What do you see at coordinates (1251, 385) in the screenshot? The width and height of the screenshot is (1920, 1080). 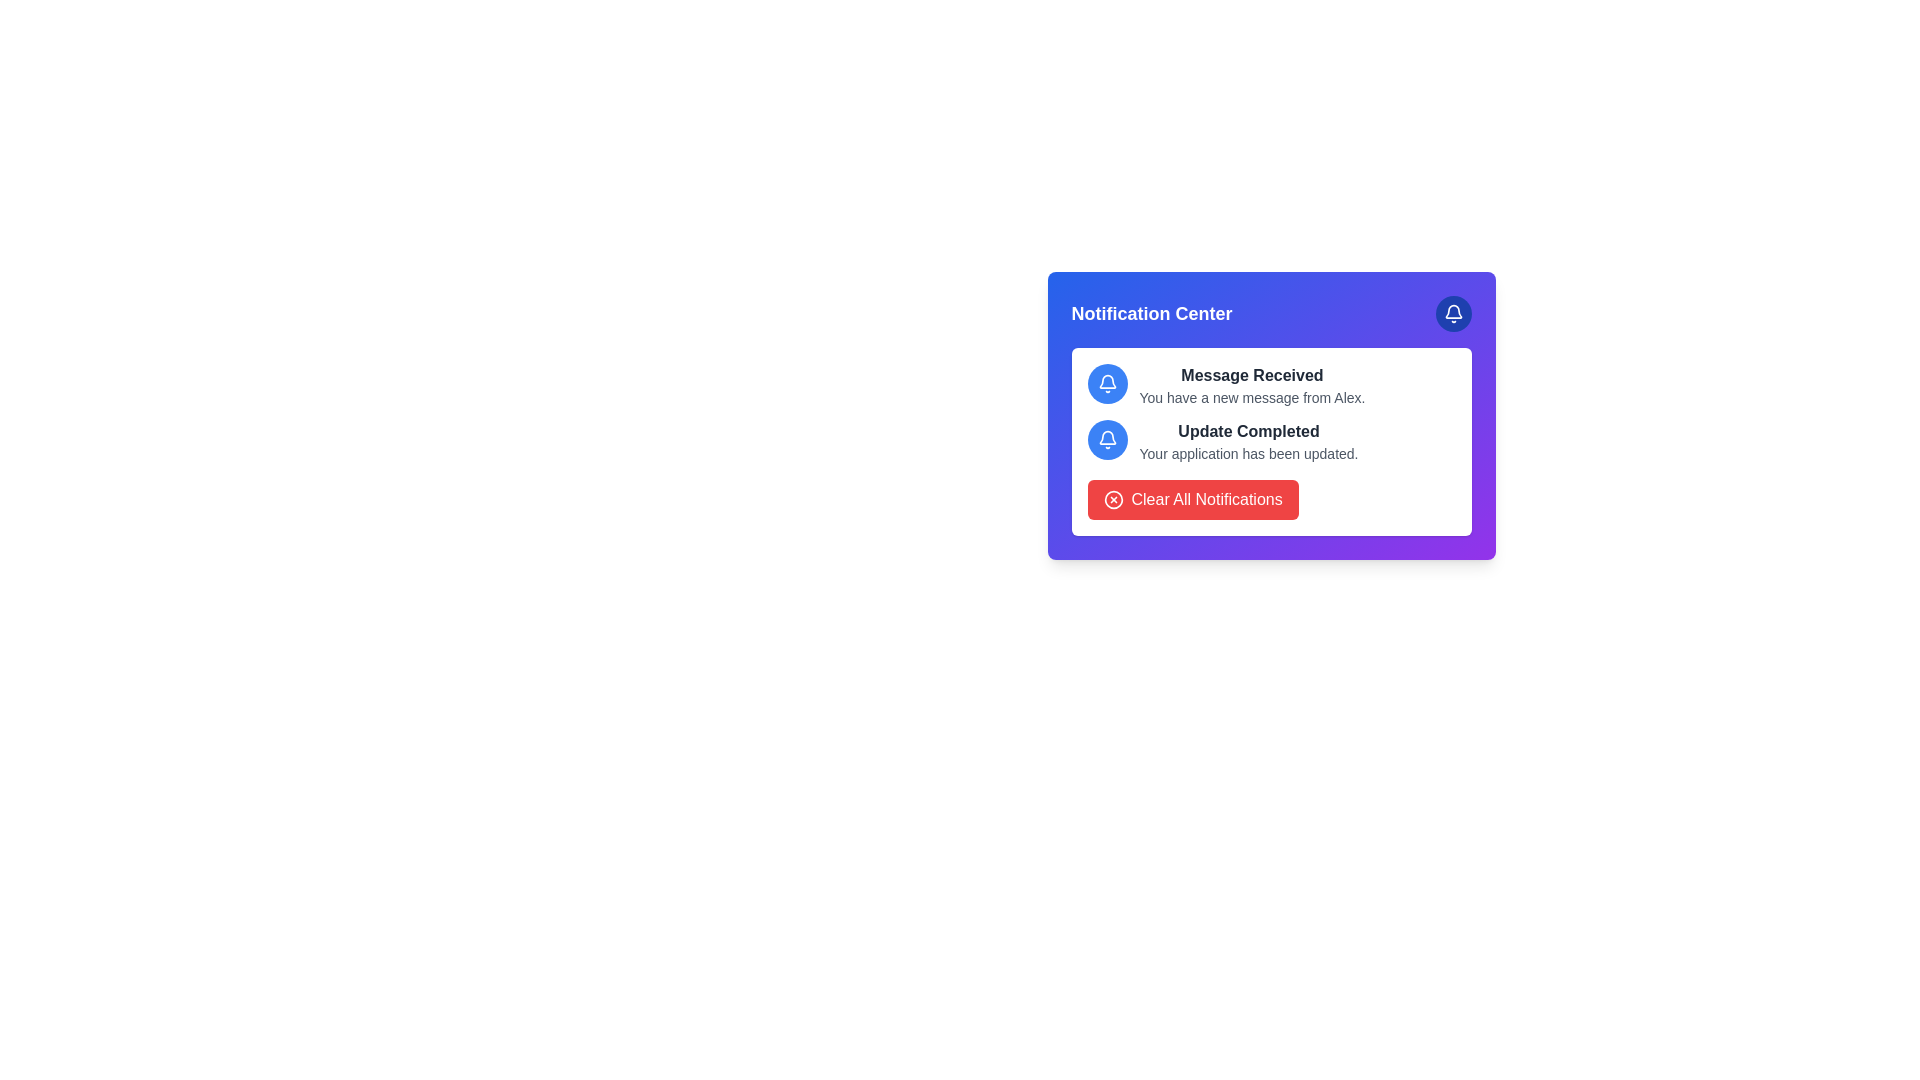 I see `text of the notification component that displays 'Message Received' and 'You have a new message from Alex.'` at bounding box center [1251, 385].